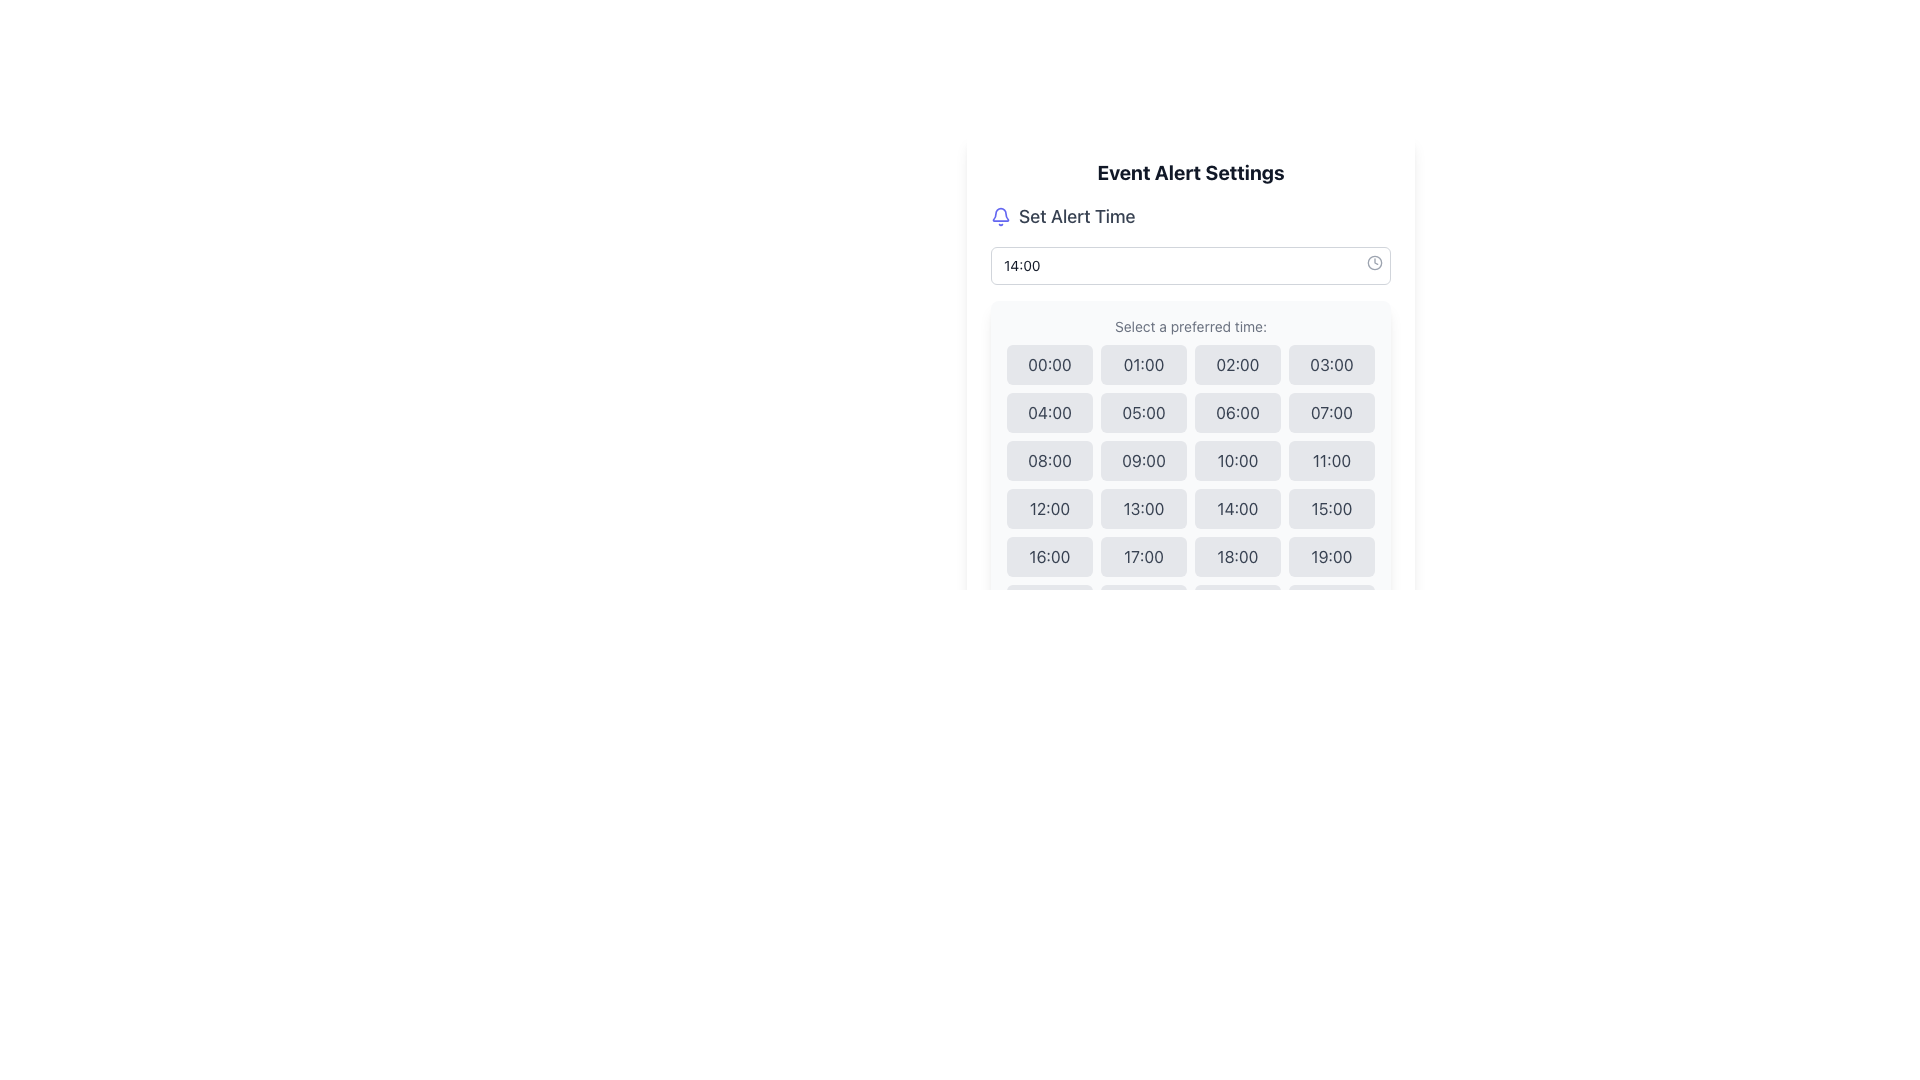 This screenshot has width=1920, height=1080. I want to click on the rectangular button labeled '04:00' with rounded corners, located in the first column of the second row in the grid of buttons under the 'Event Alert Settings' interface, so click(1049, 411).